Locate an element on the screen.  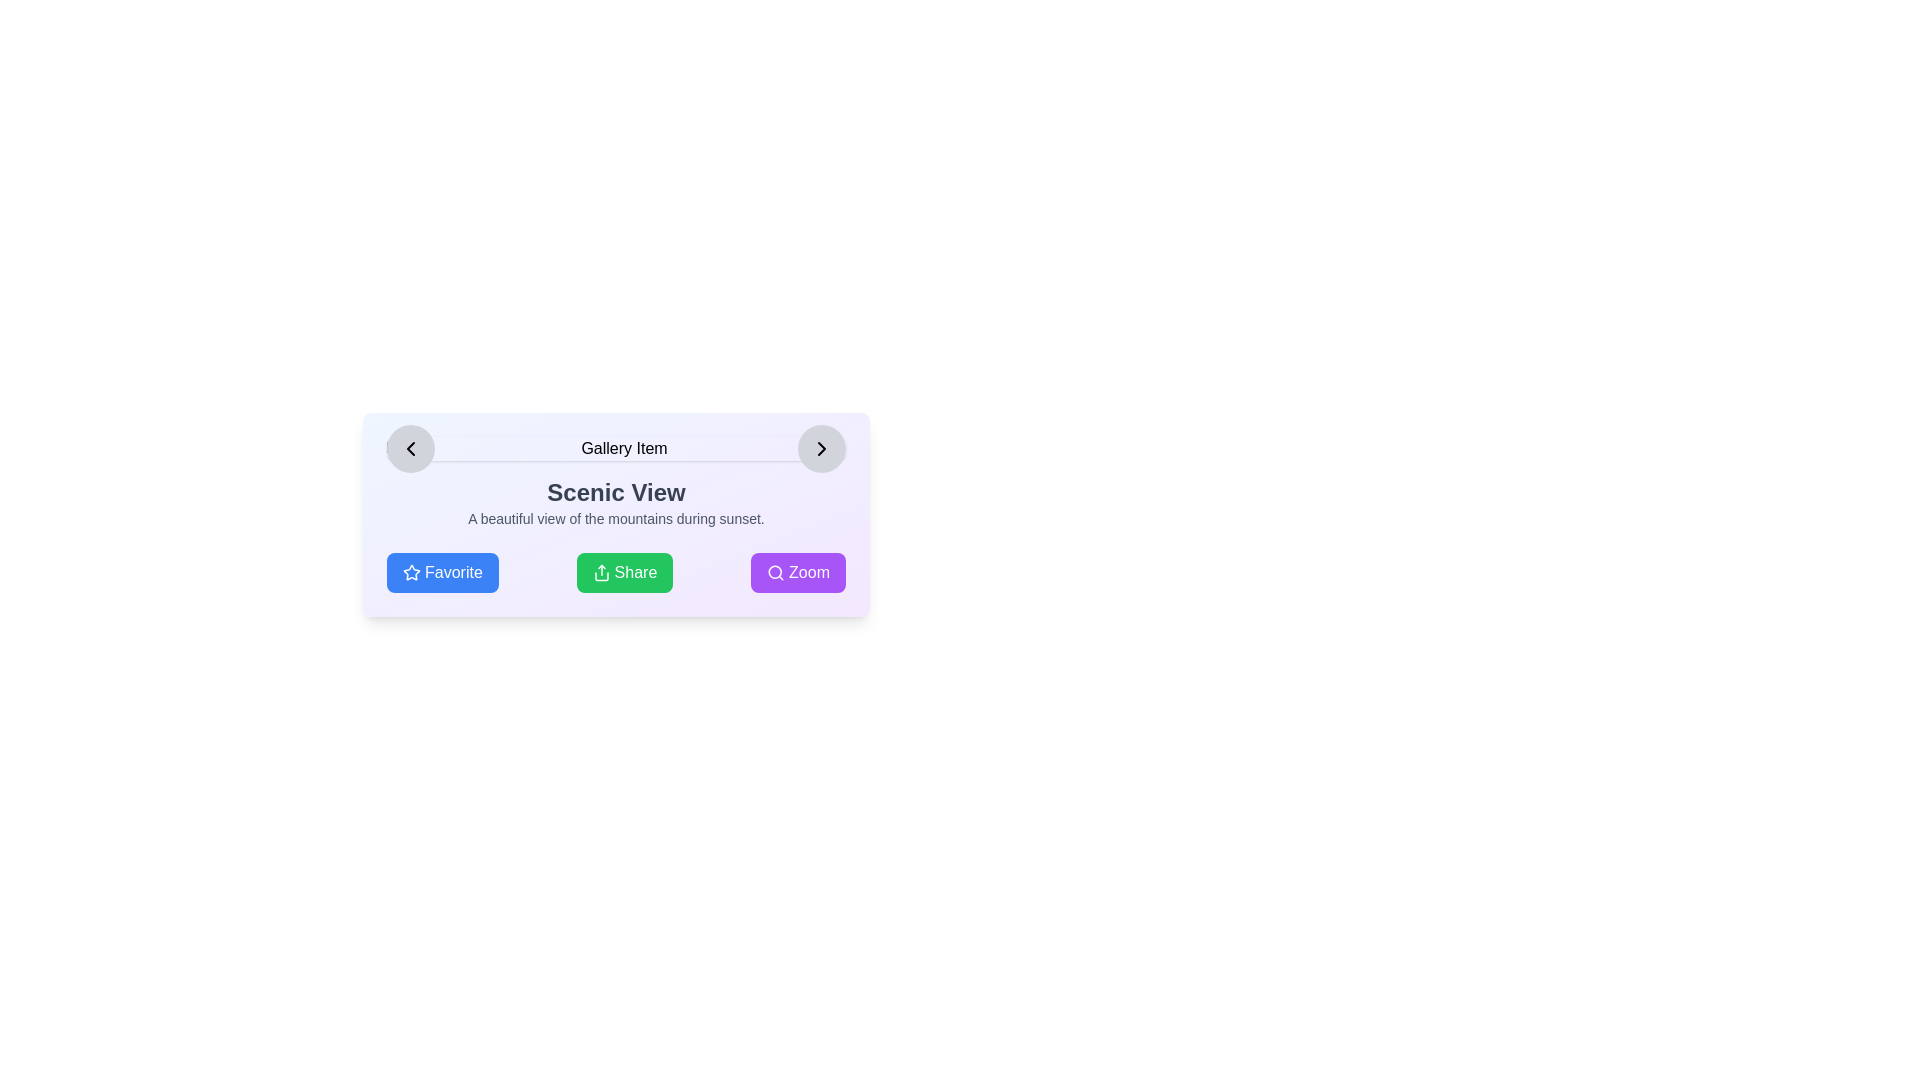
the second button from the left in a row of three buttons at the bottom of the section to change its color is located at coordinates (615, 573).